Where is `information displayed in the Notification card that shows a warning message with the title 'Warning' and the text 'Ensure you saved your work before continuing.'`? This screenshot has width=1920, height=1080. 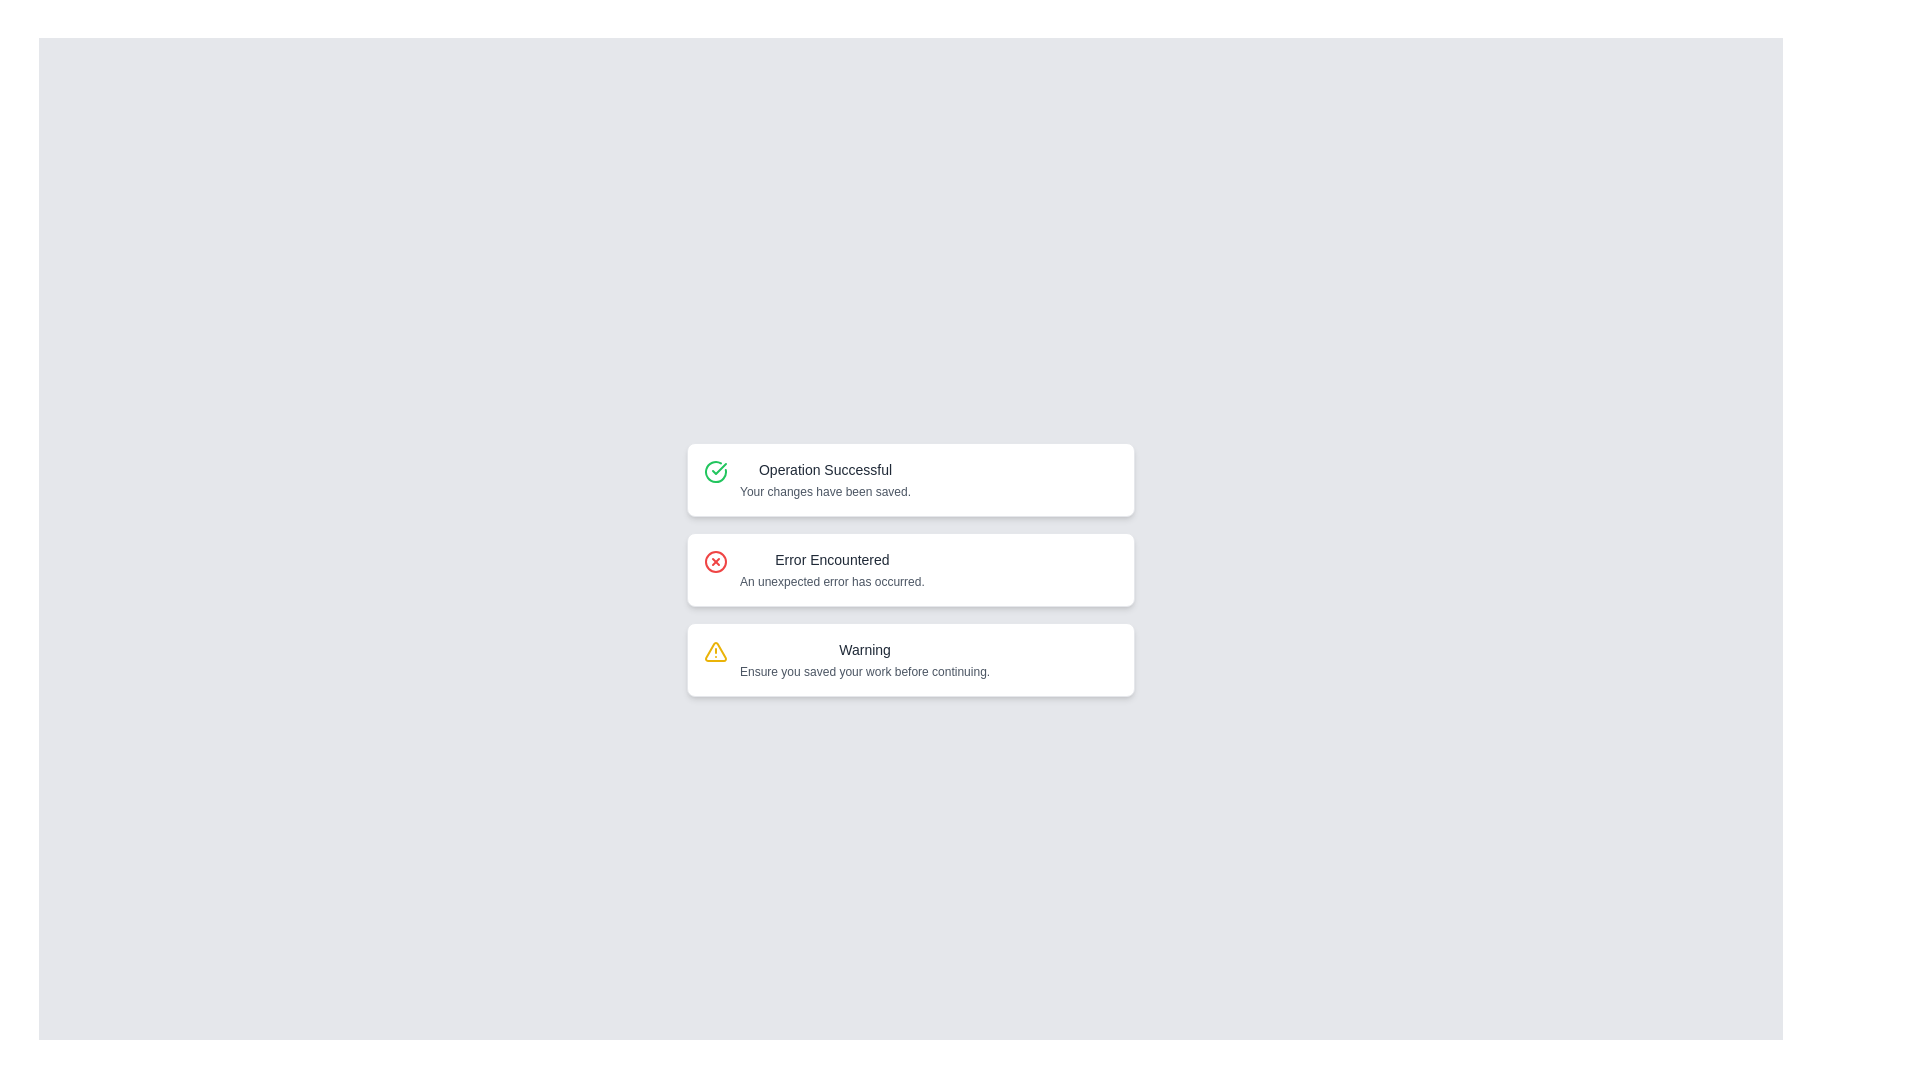 information displayed in the Notification card that shows a warning message with the title 'Warning' and the text 'Ensure you saved your work before continuing.' is located at coordinates (910, 659).